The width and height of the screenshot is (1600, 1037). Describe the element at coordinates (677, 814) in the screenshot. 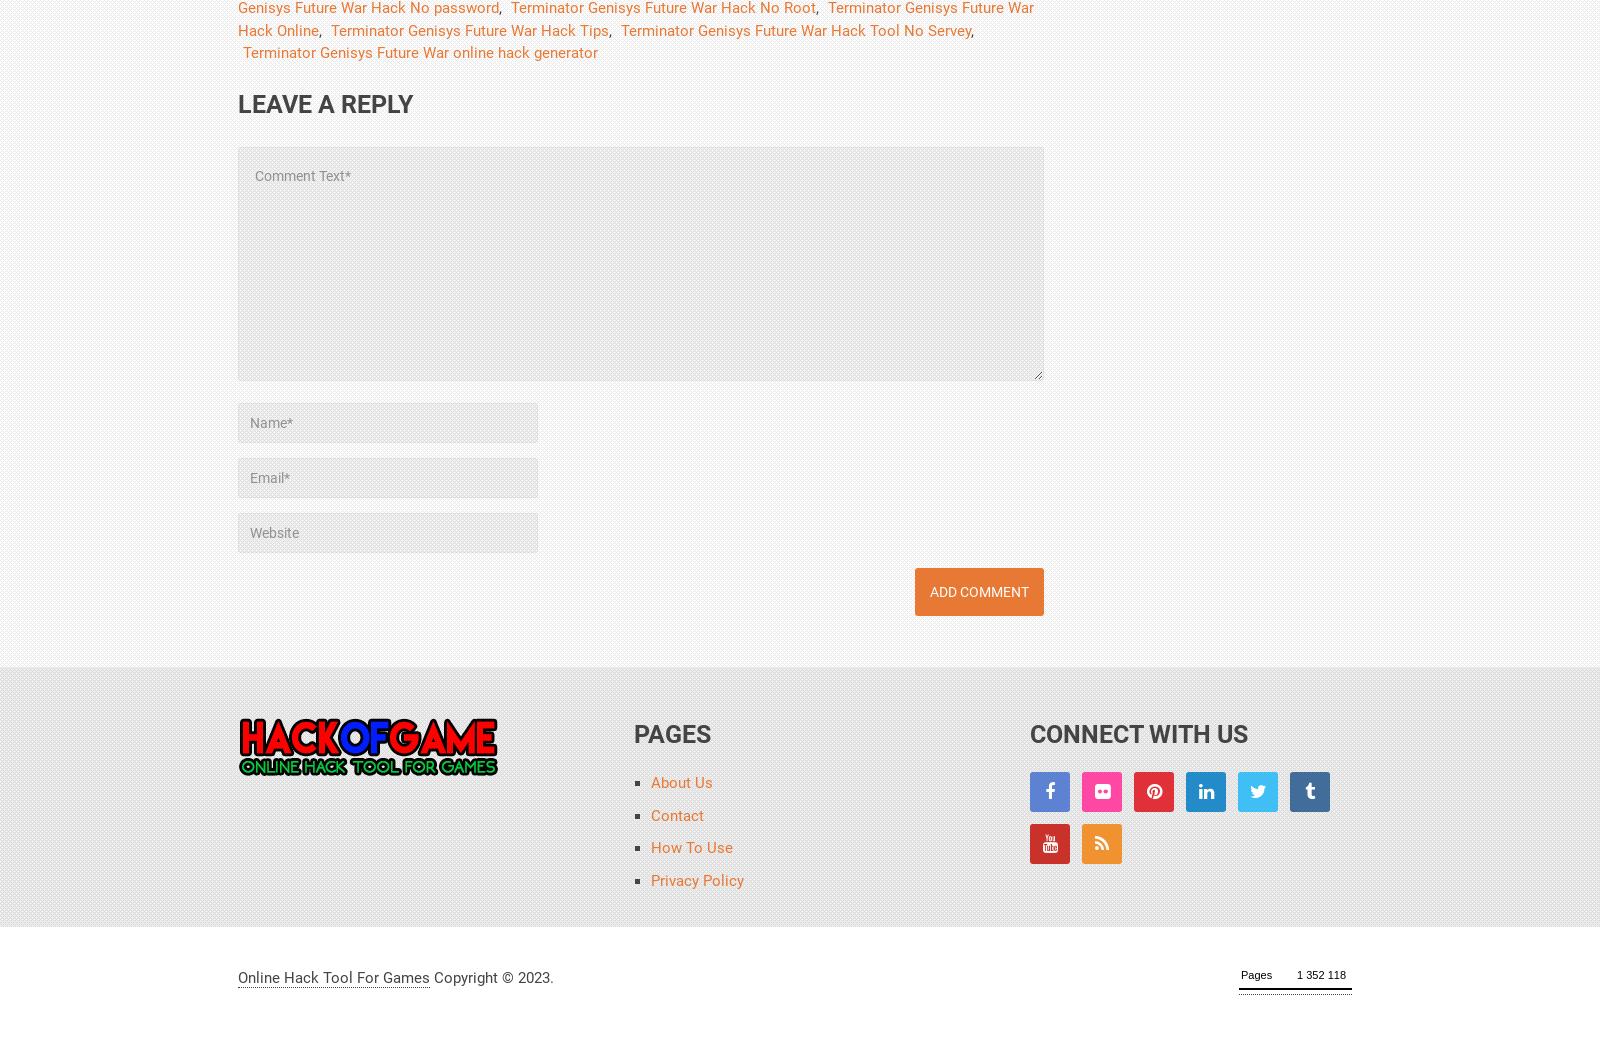

I see `'Contact'` at that location.